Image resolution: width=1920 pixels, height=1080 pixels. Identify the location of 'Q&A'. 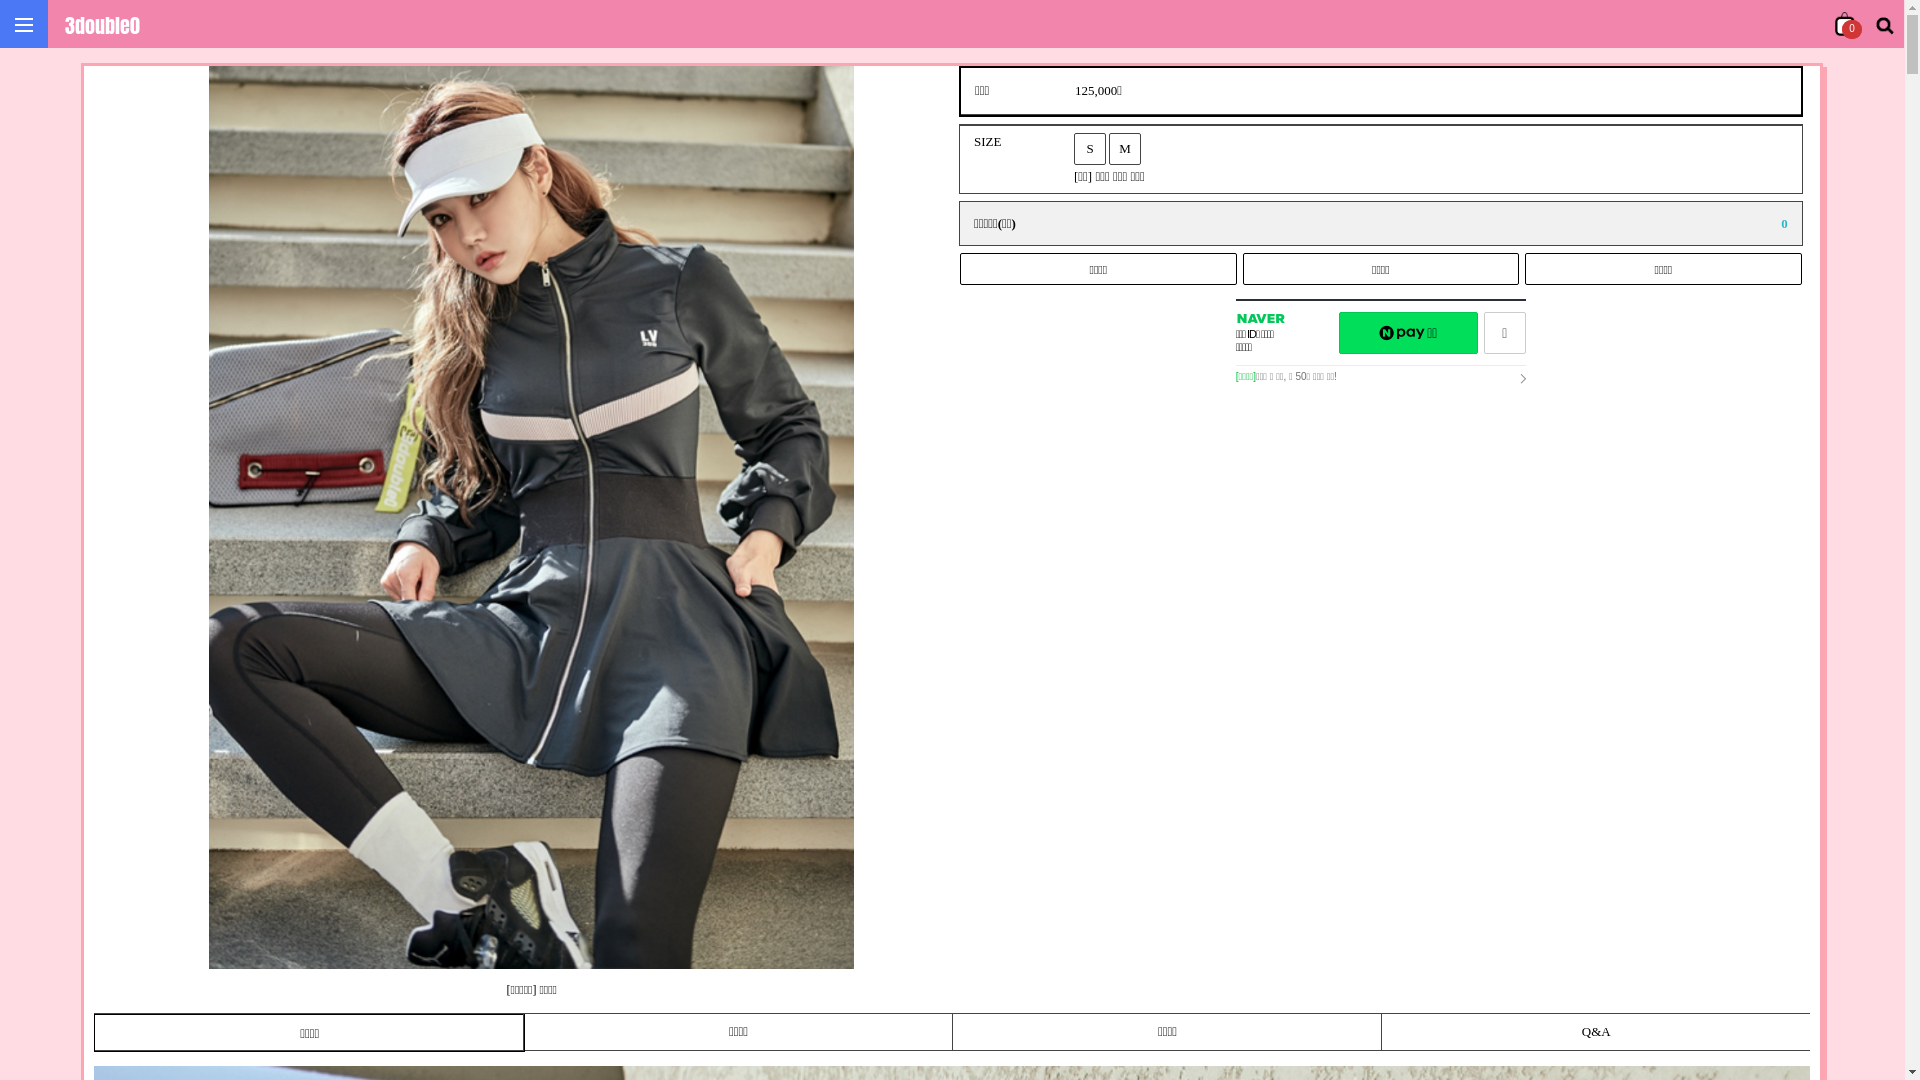
(1595, 1032).